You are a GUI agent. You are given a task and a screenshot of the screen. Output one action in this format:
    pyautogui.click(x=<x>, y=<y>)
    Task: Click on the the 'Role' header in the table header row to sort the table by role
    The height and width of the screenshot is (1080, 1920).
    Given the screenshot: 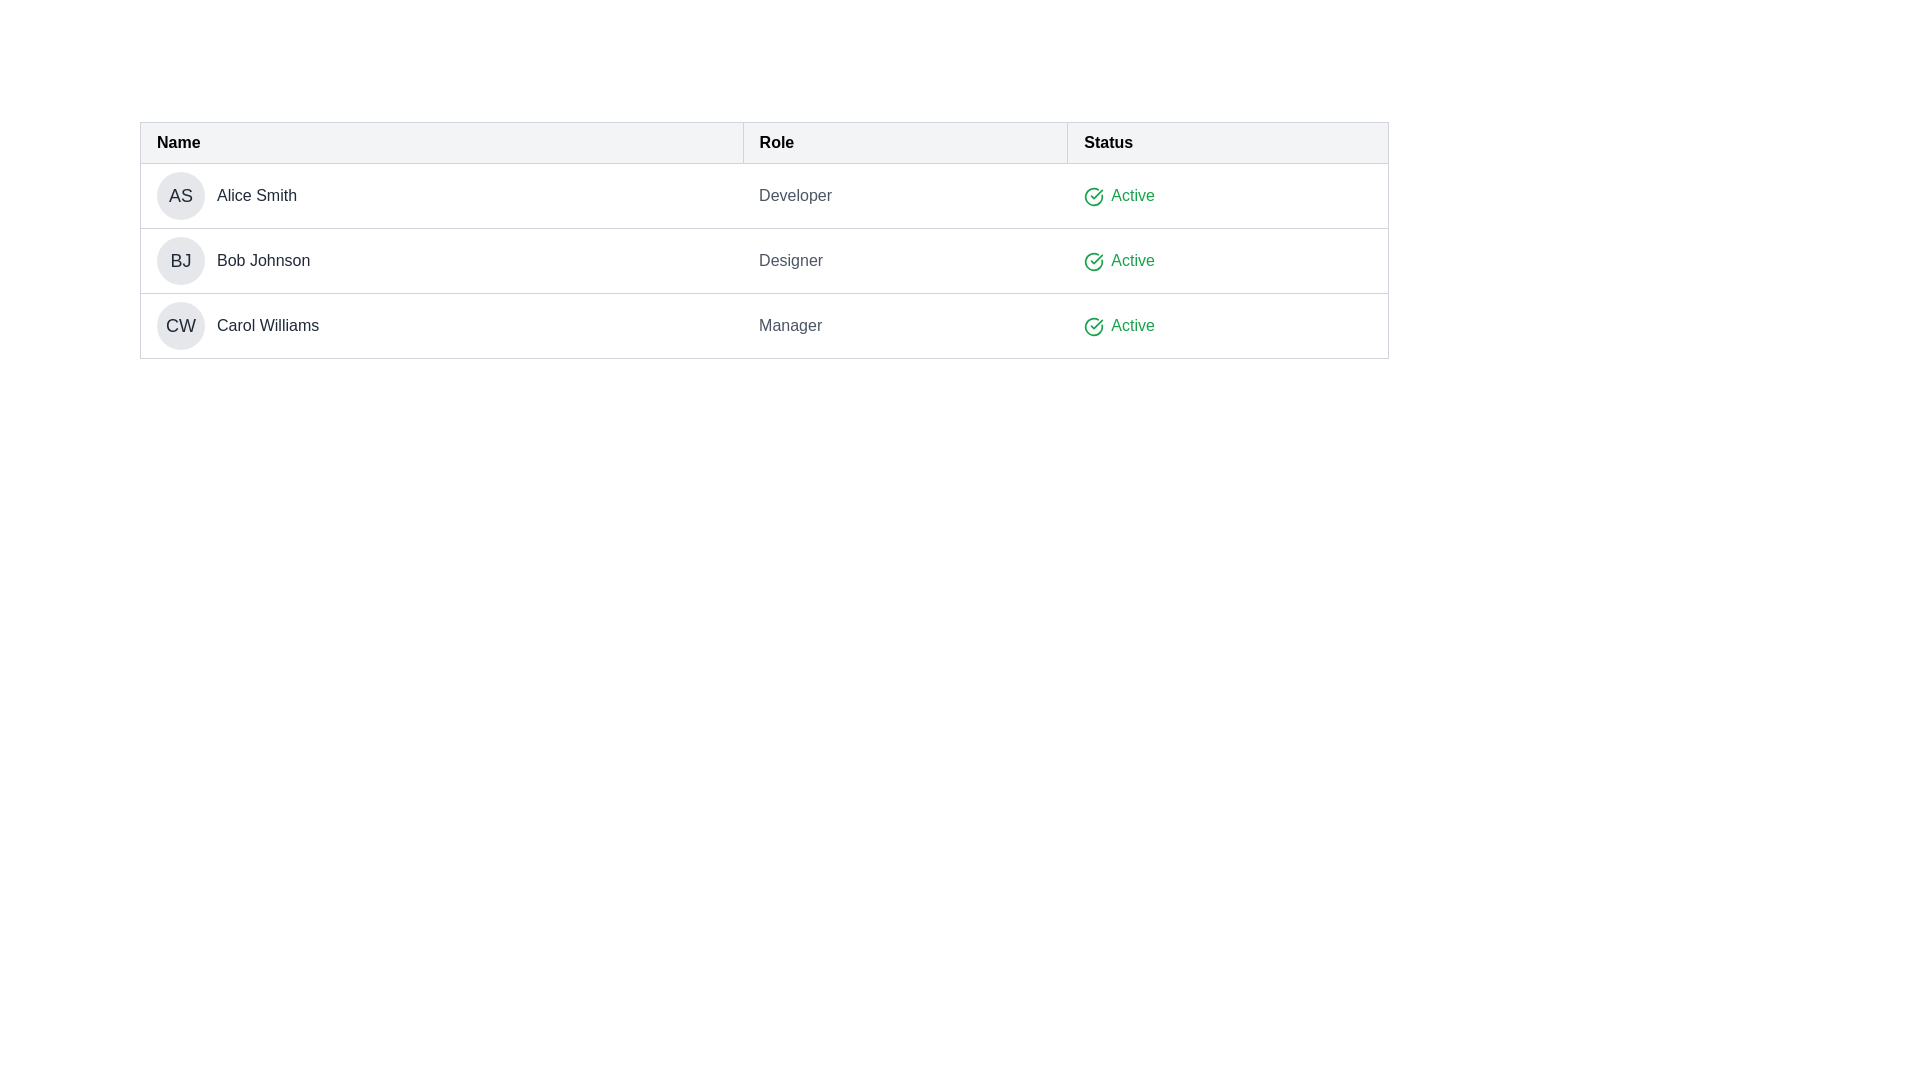 What is the action you would take?
    pyautogui.click(x=763, y=141)
    